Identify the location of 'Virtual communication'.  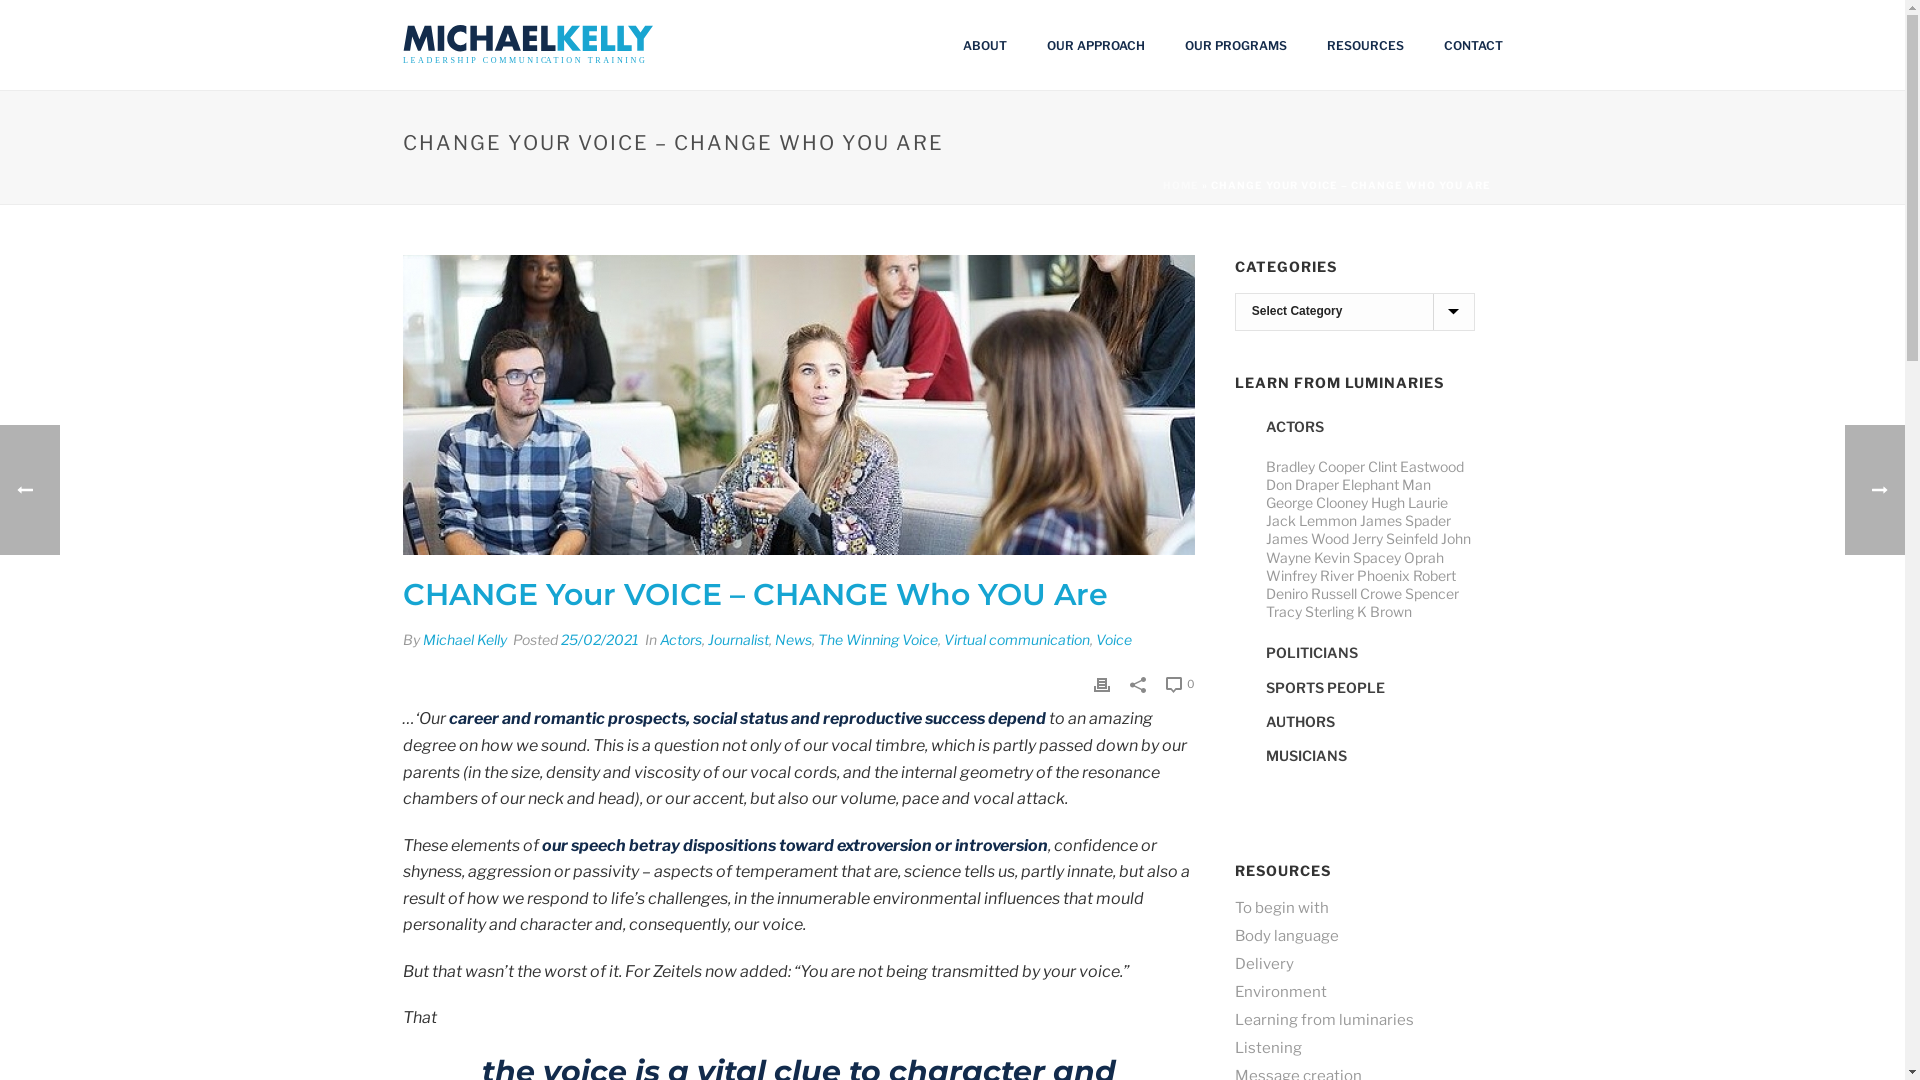
(1017, 639).